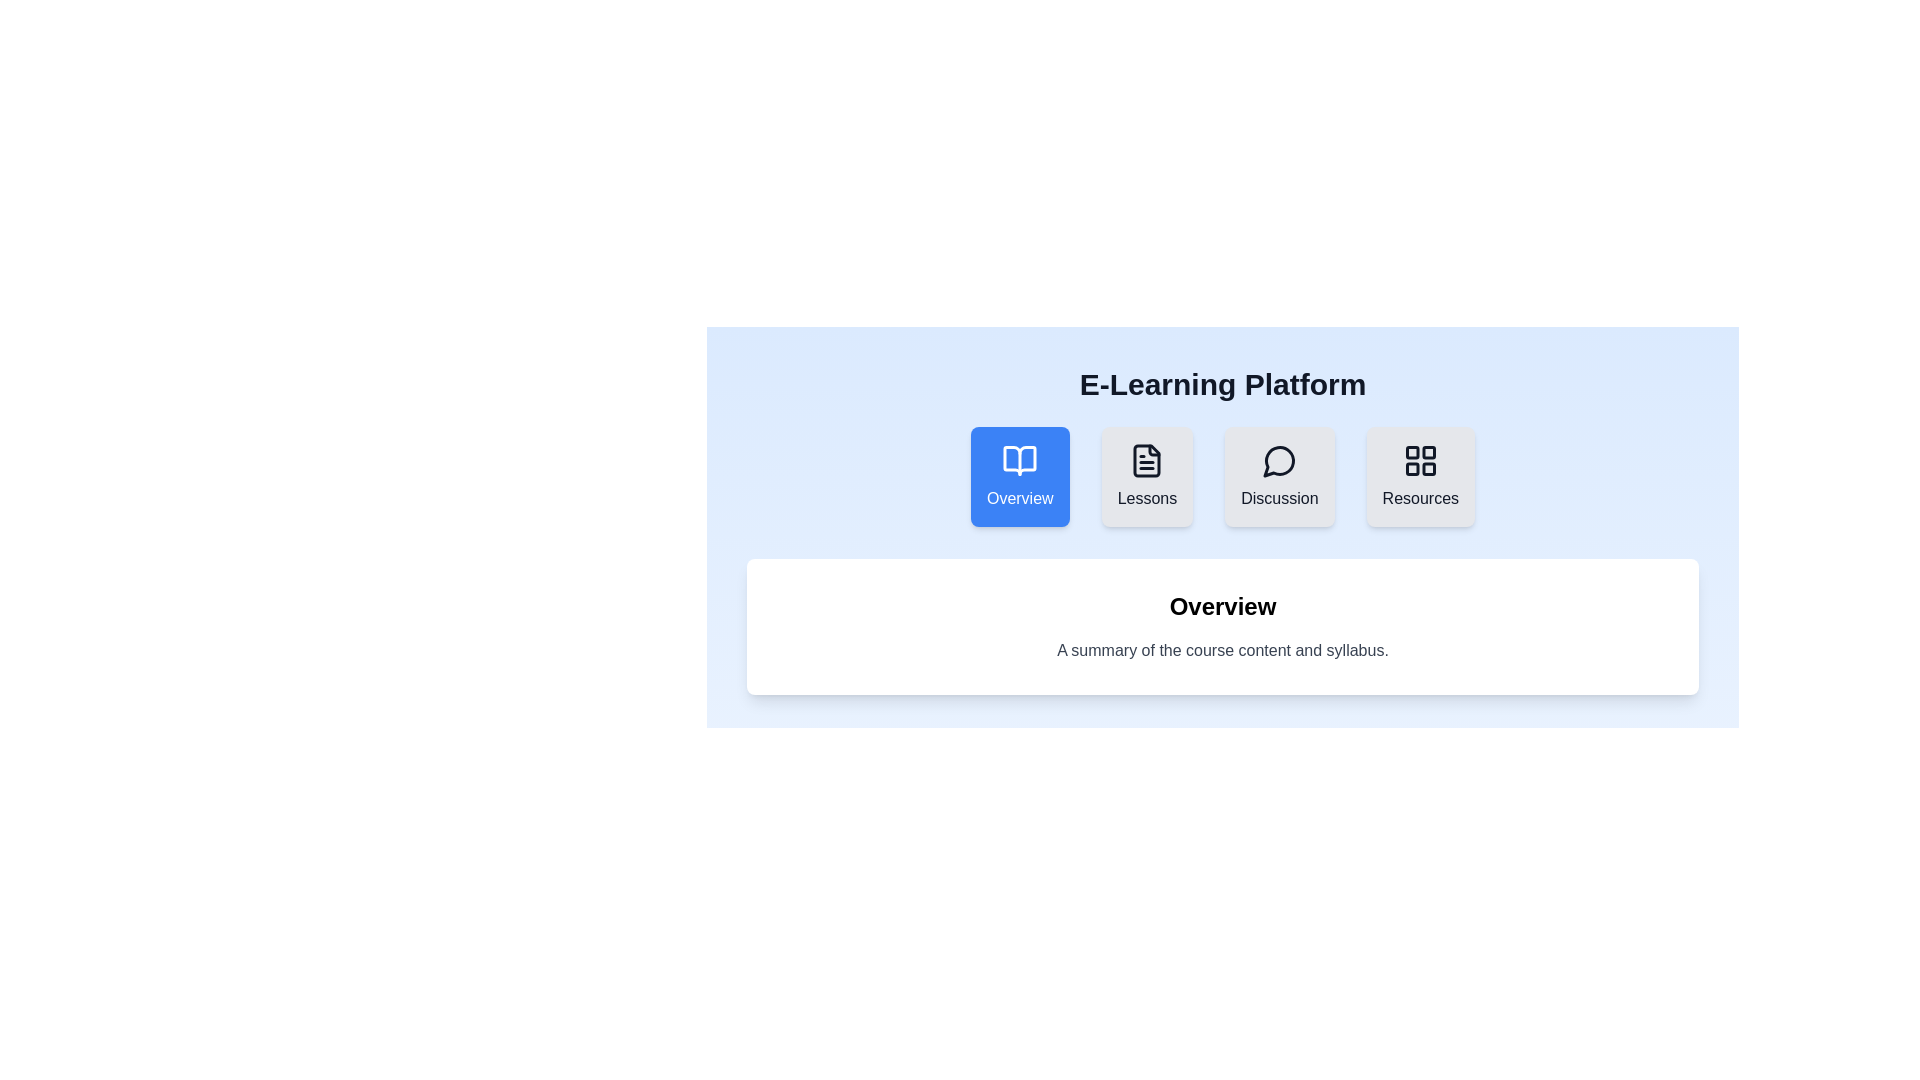 This screenshot has height=1080, width=1920. I want to click on the Discussion tab to switch to its content, so click(1278, 477).